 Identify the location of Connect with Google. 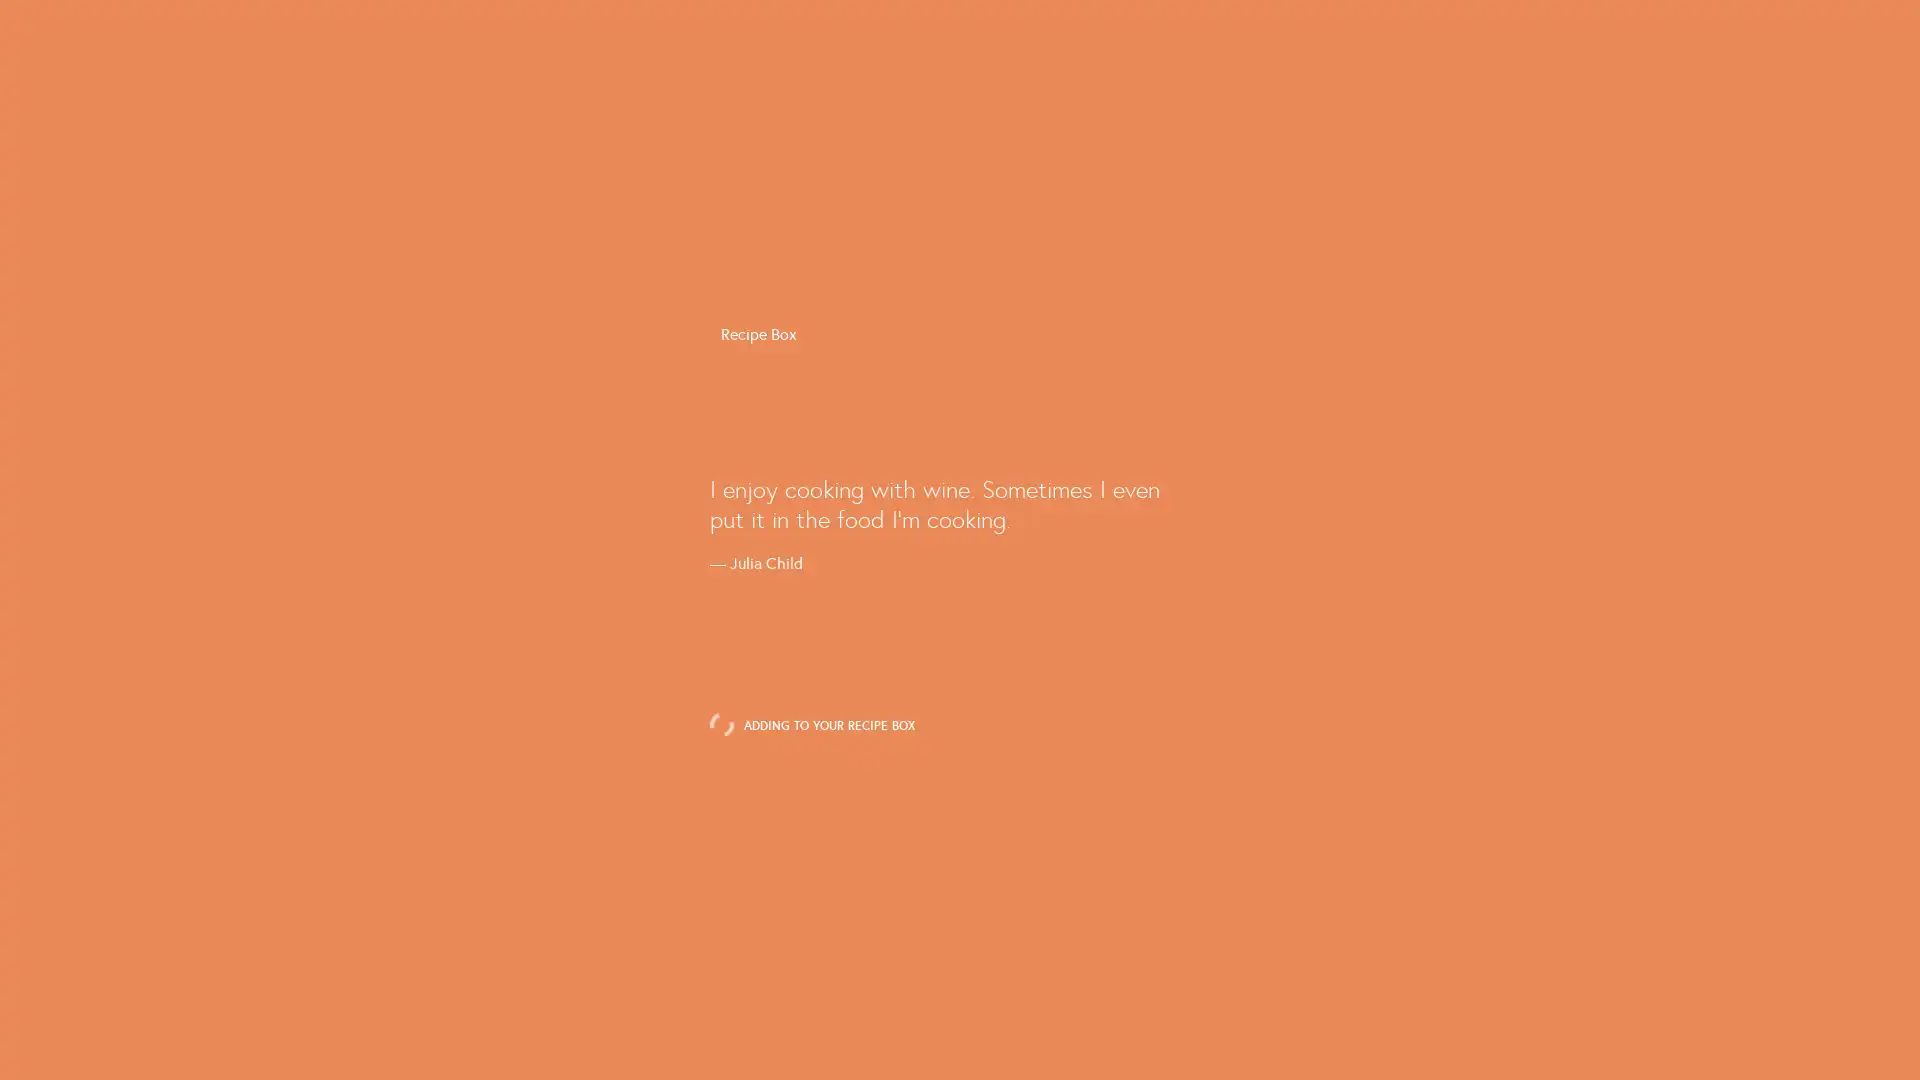
(958, 574).